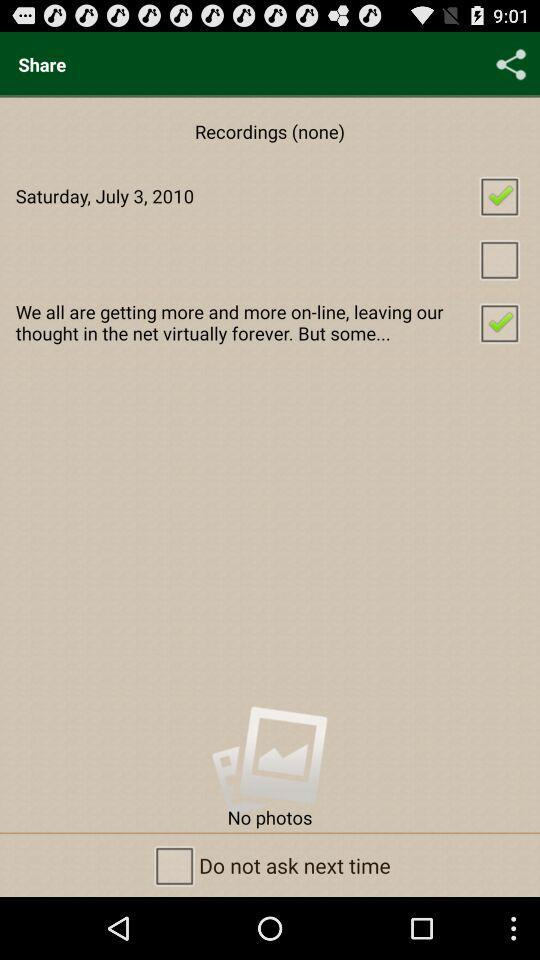 The height and width of the screenshot is (960, 540). I want to click on do not ask item, so click(270, 864).